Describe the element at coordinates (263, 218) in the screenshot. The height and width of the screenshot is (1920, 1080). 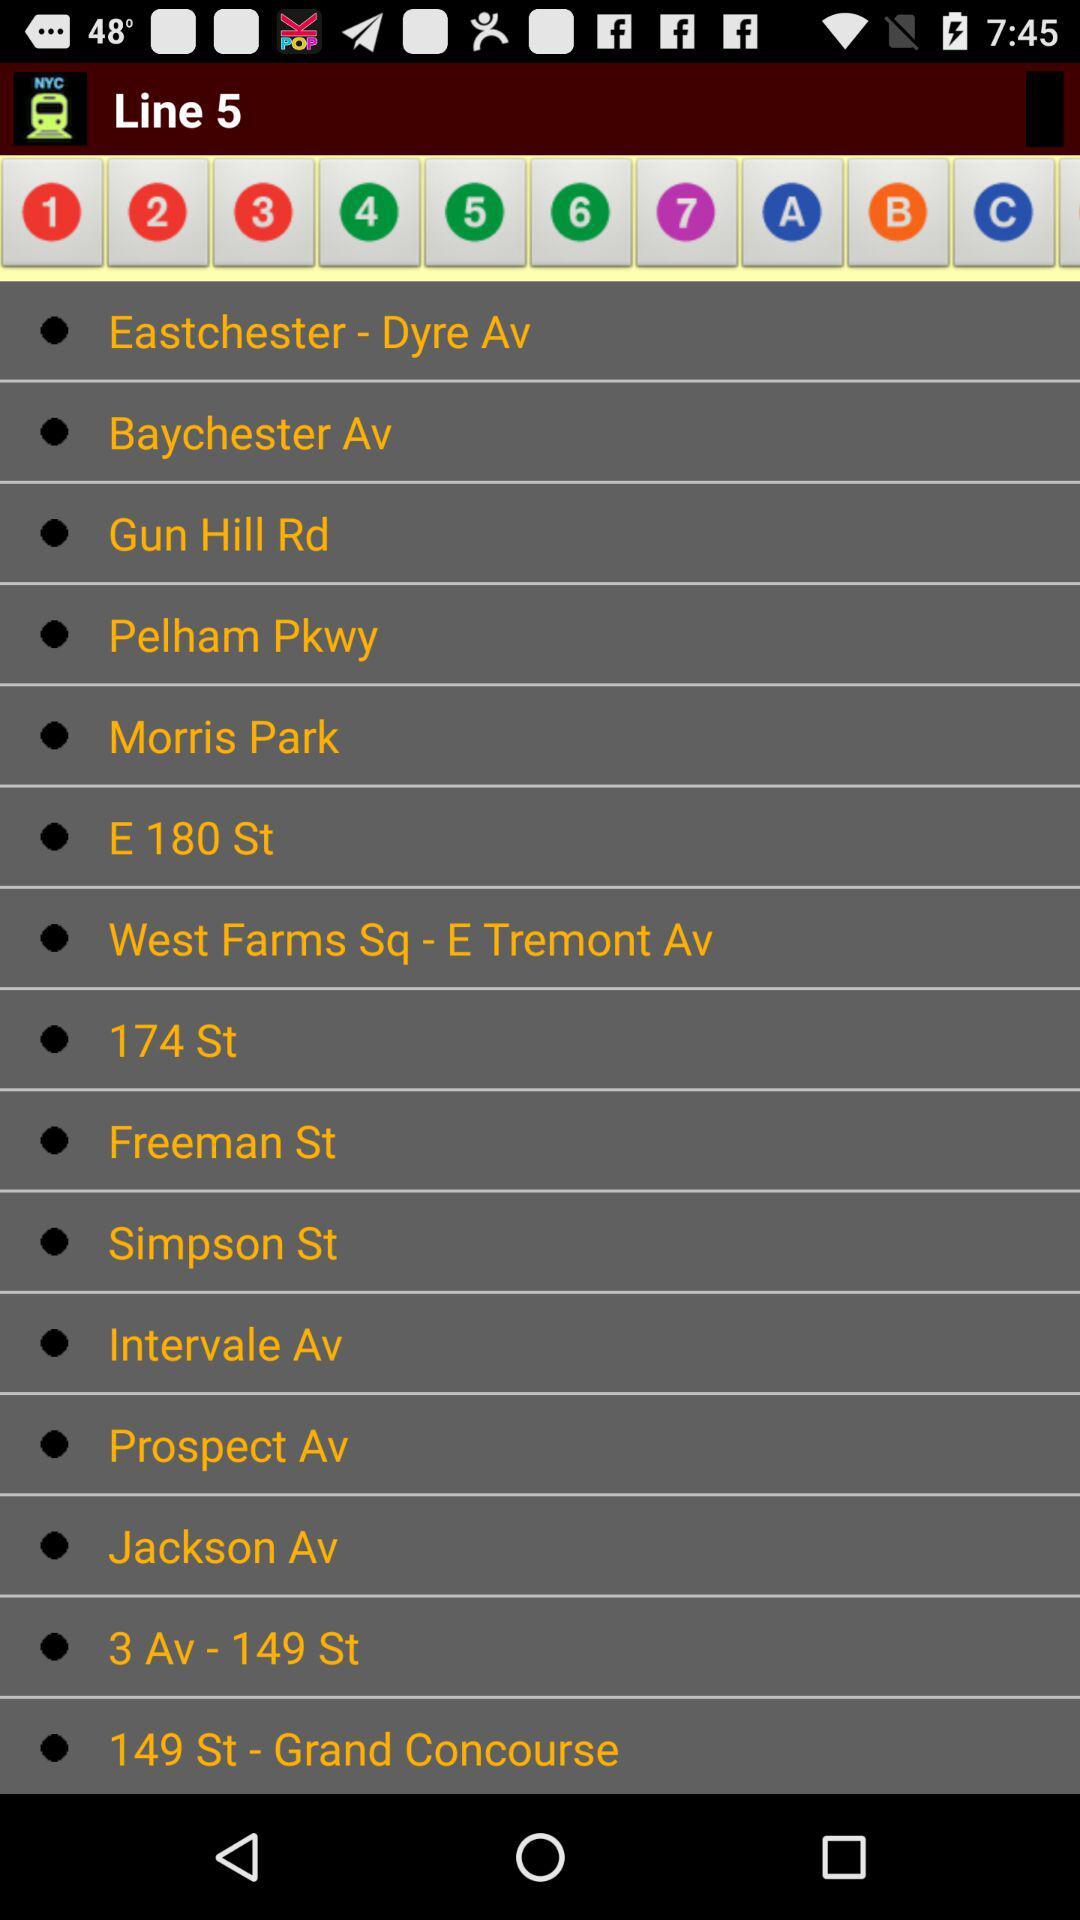
I see `the icon above eastchester - dyre av` at that location.